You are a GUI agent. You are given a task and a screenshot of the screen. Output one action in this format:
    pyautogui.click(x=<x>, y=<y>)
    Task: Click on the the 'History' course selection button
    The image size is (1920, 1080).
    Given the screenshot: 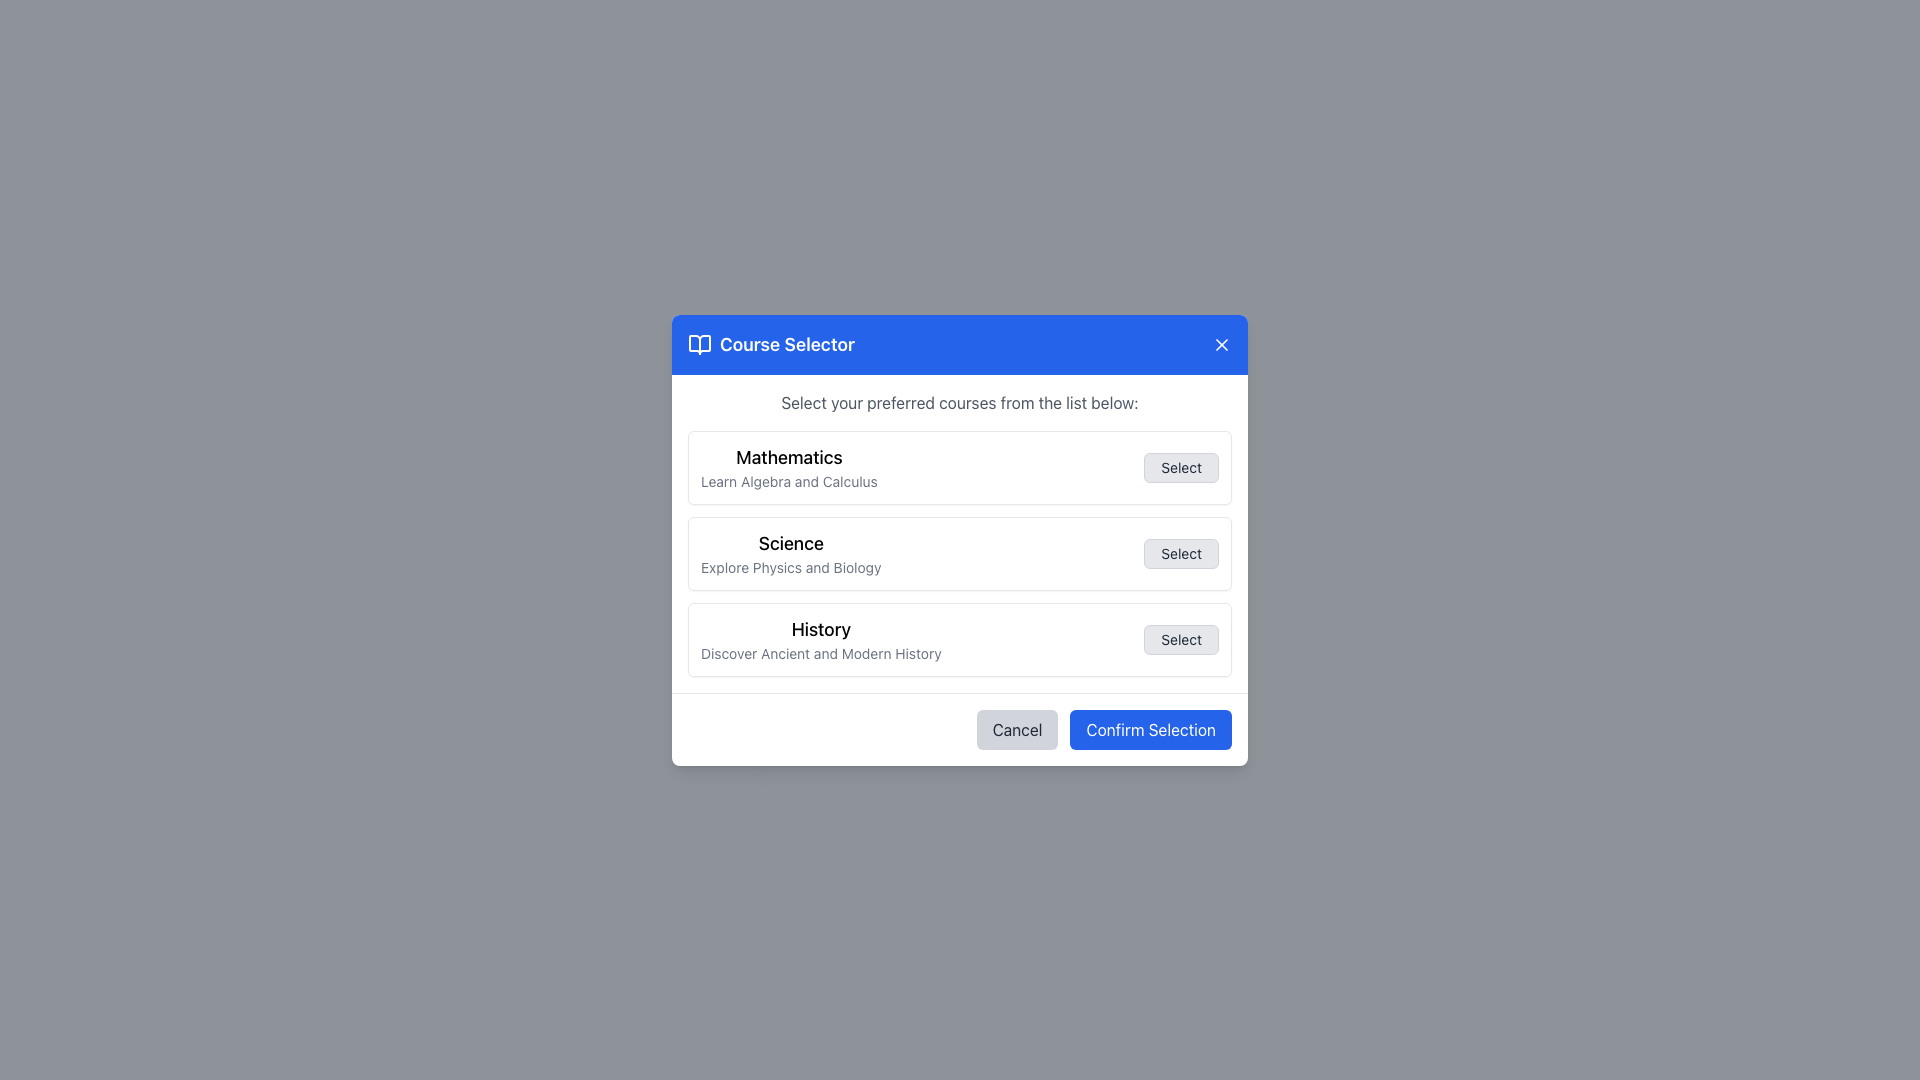 What is the action you would take?
    pyautogui.click(x=1181, y=639)
    